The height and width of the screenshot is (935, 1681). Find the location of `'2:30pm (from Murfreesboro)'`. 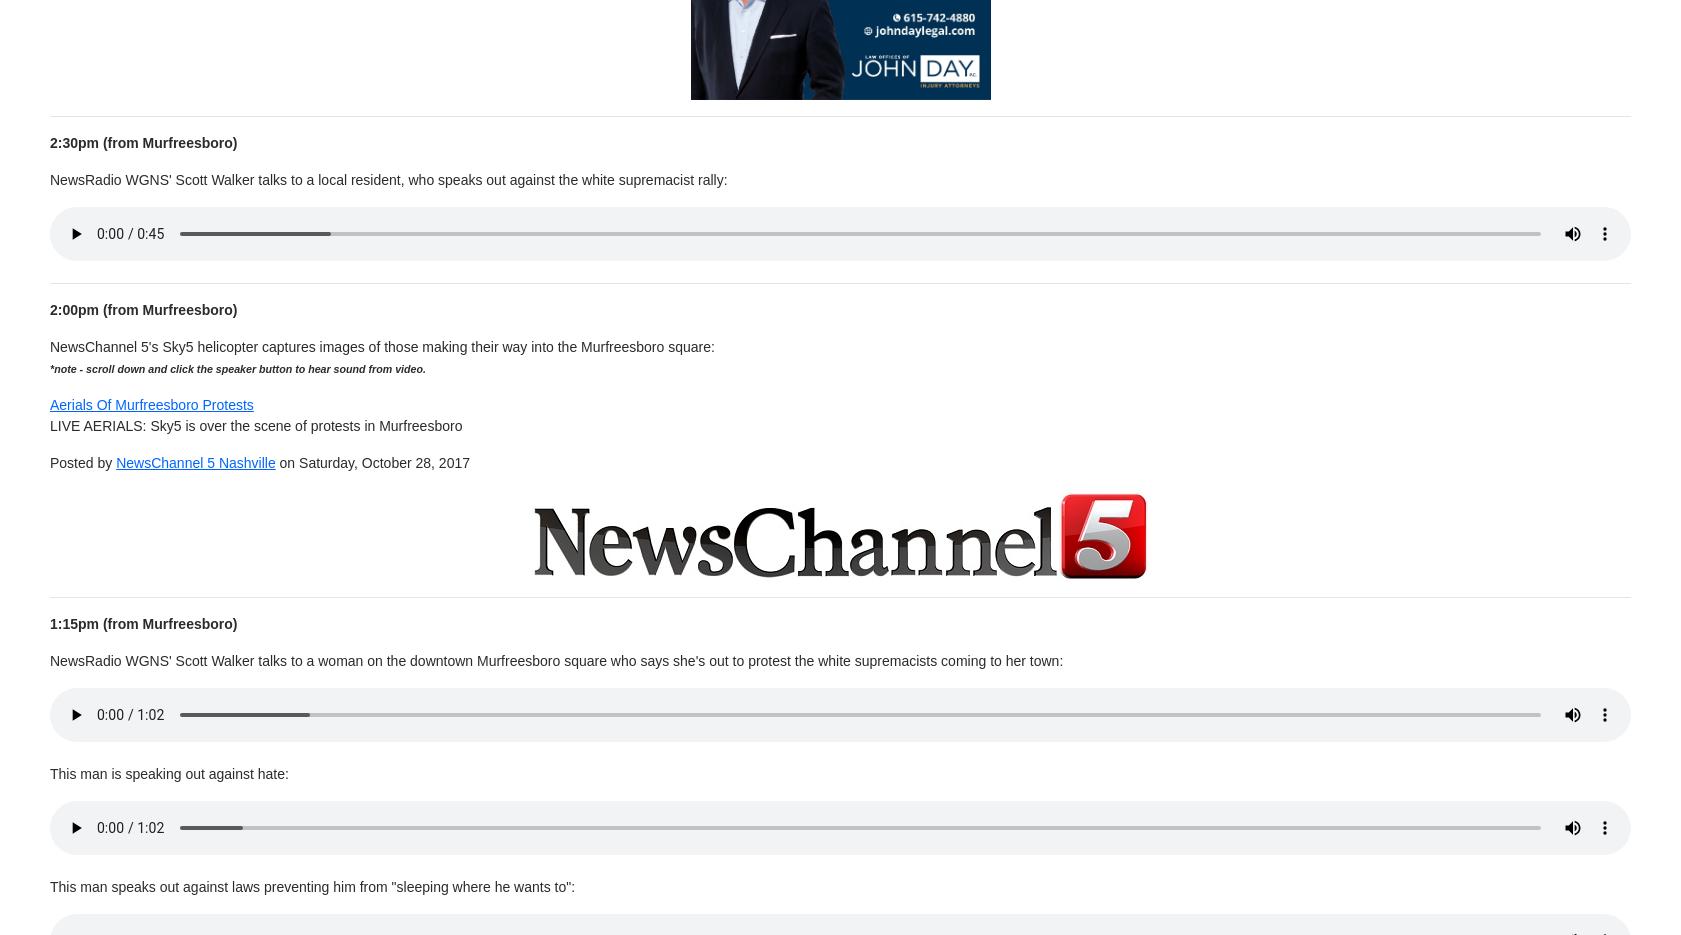

'2:30pm (from Murfreesboro)' is located at coordinates (142, 142).